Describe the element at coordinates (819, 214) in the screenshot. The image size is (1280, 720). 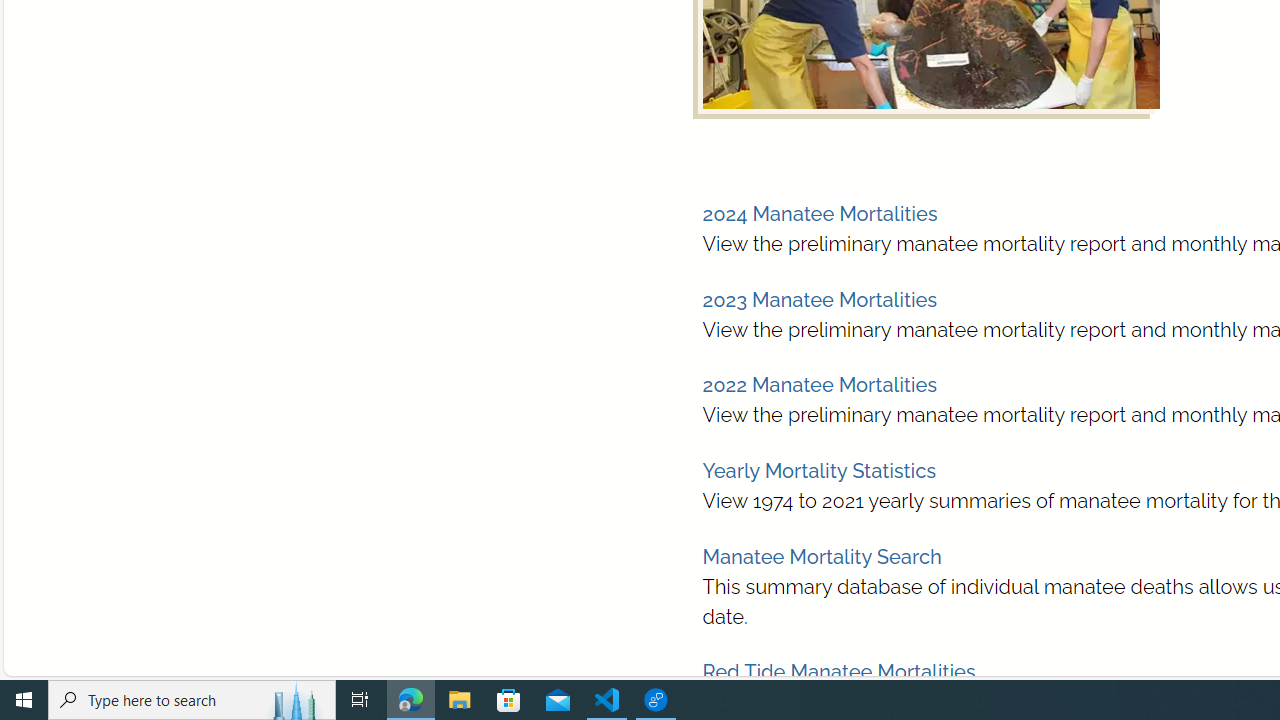
I see `'2024 Manatee Mortalities'` at that location.